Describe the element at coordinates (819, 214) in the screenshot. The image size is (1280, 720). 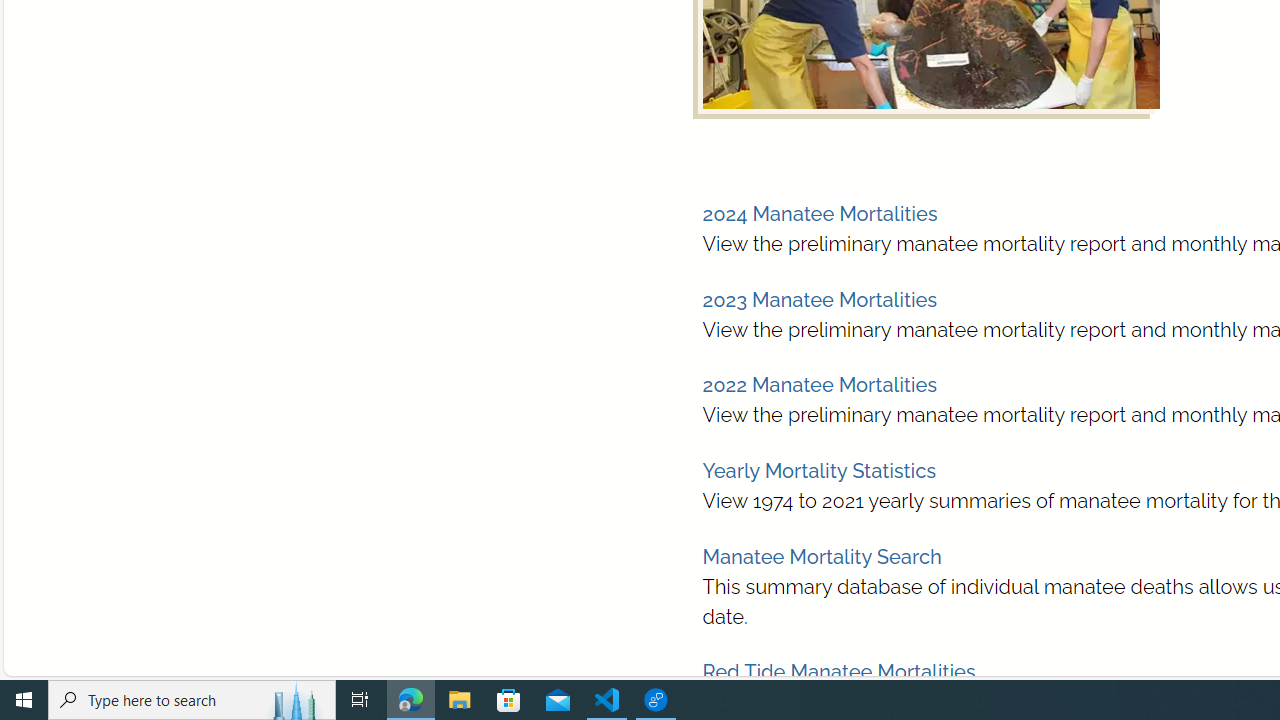
I see `'2024 Manatee Mortalities'` at that location.